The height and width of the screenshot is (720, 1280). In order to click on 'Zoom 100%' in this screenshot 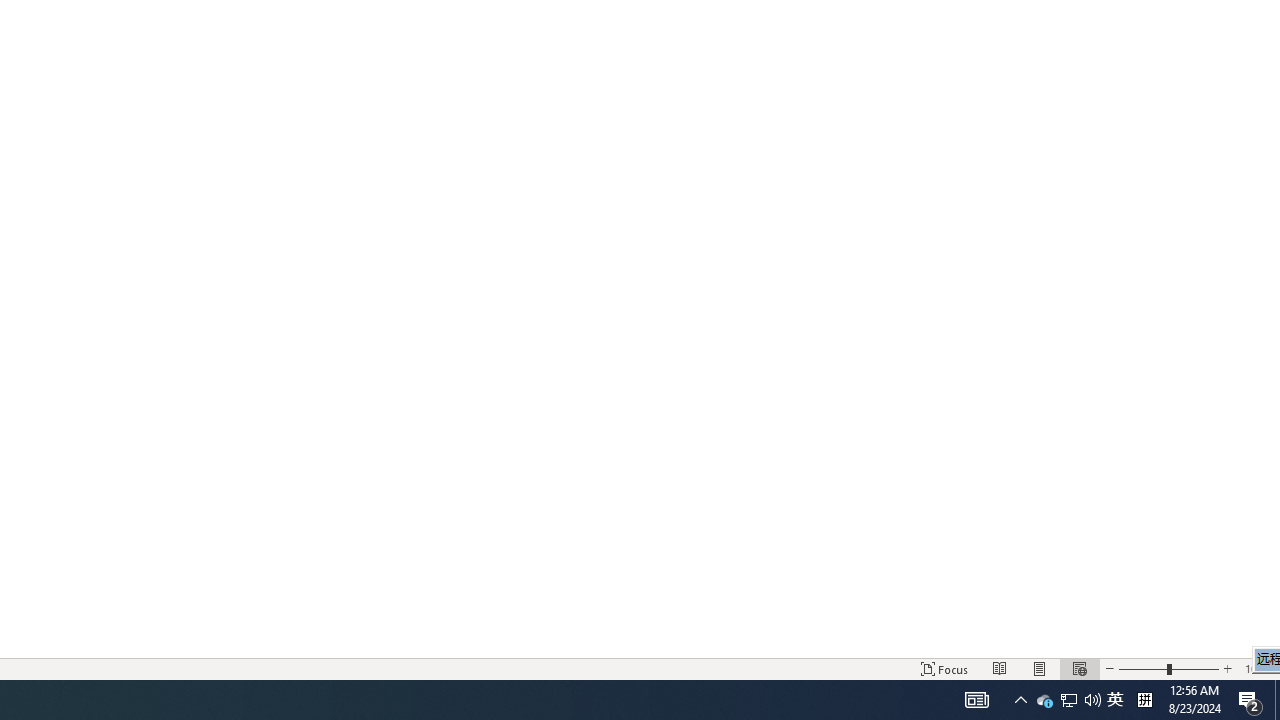, I will do `click(1257, 669)`.